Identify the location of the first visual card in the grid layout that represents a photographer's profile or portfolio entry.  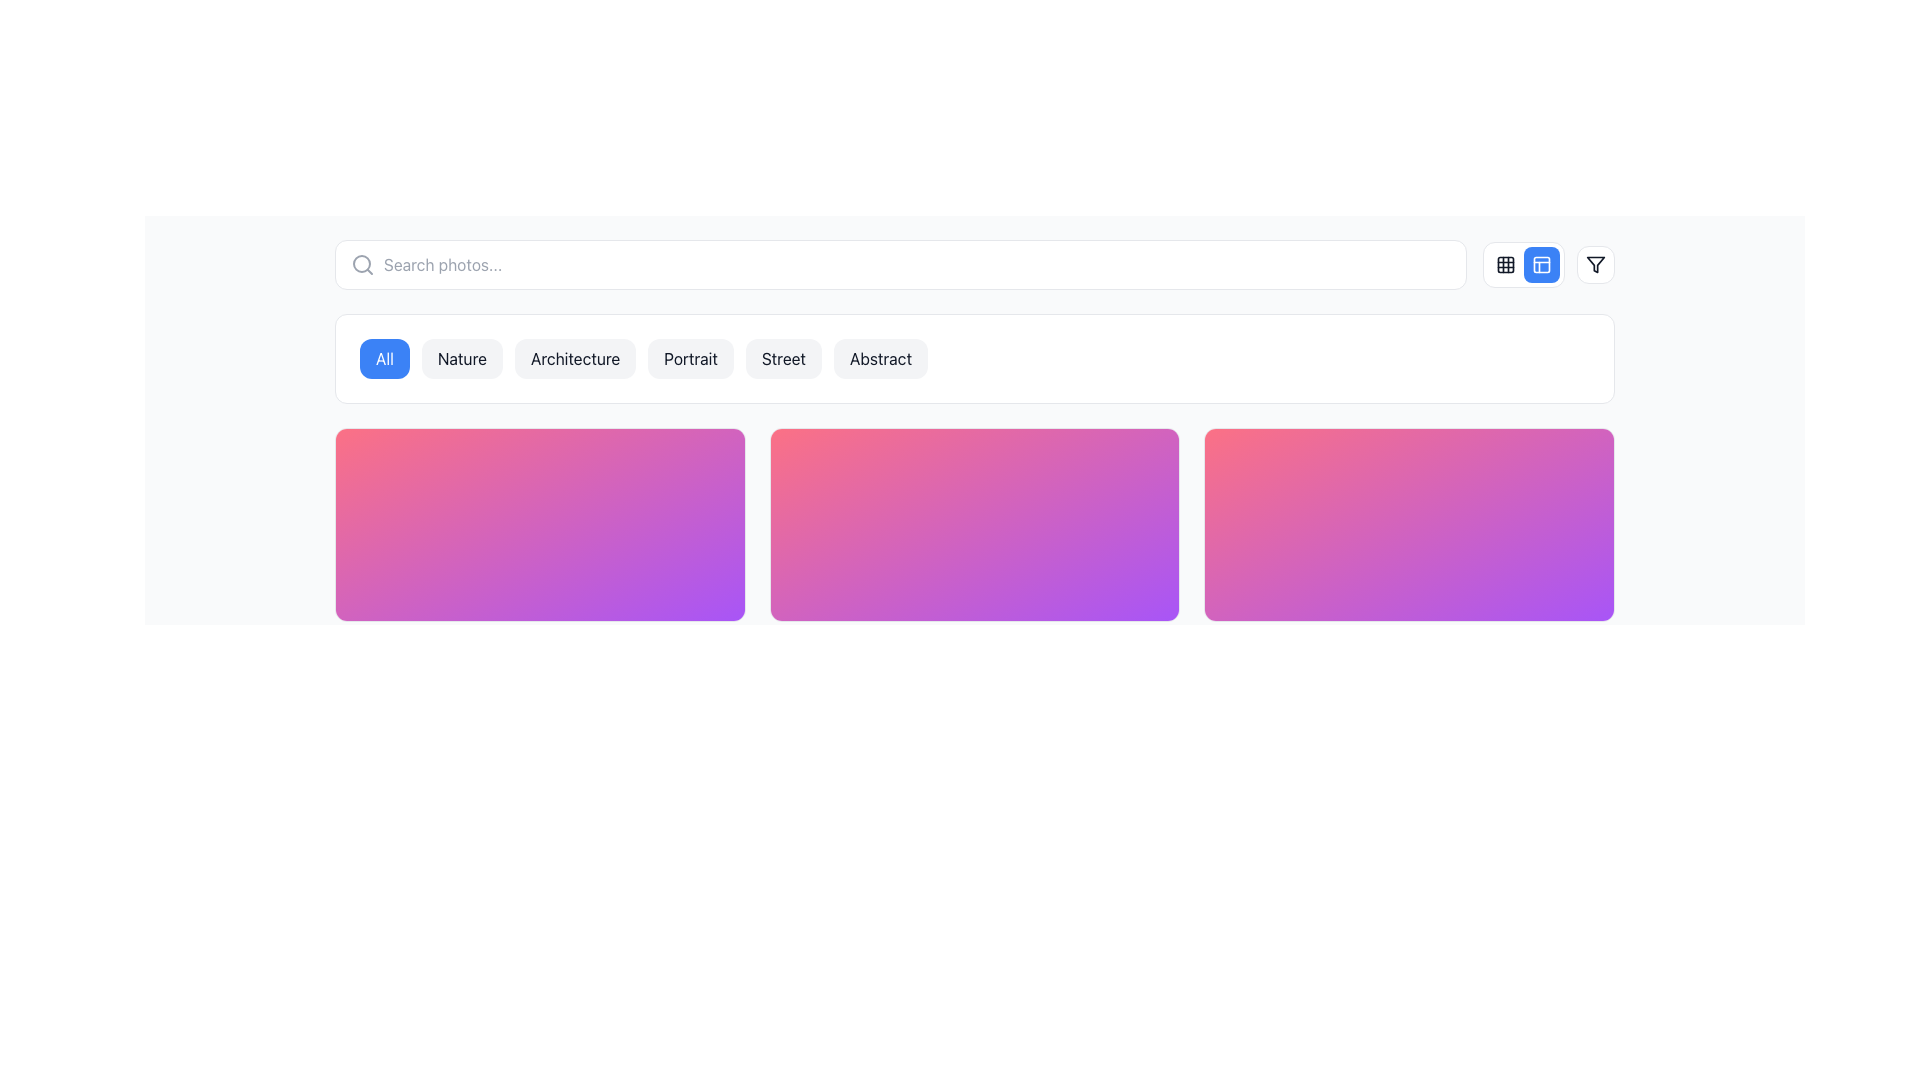
(540, 523).